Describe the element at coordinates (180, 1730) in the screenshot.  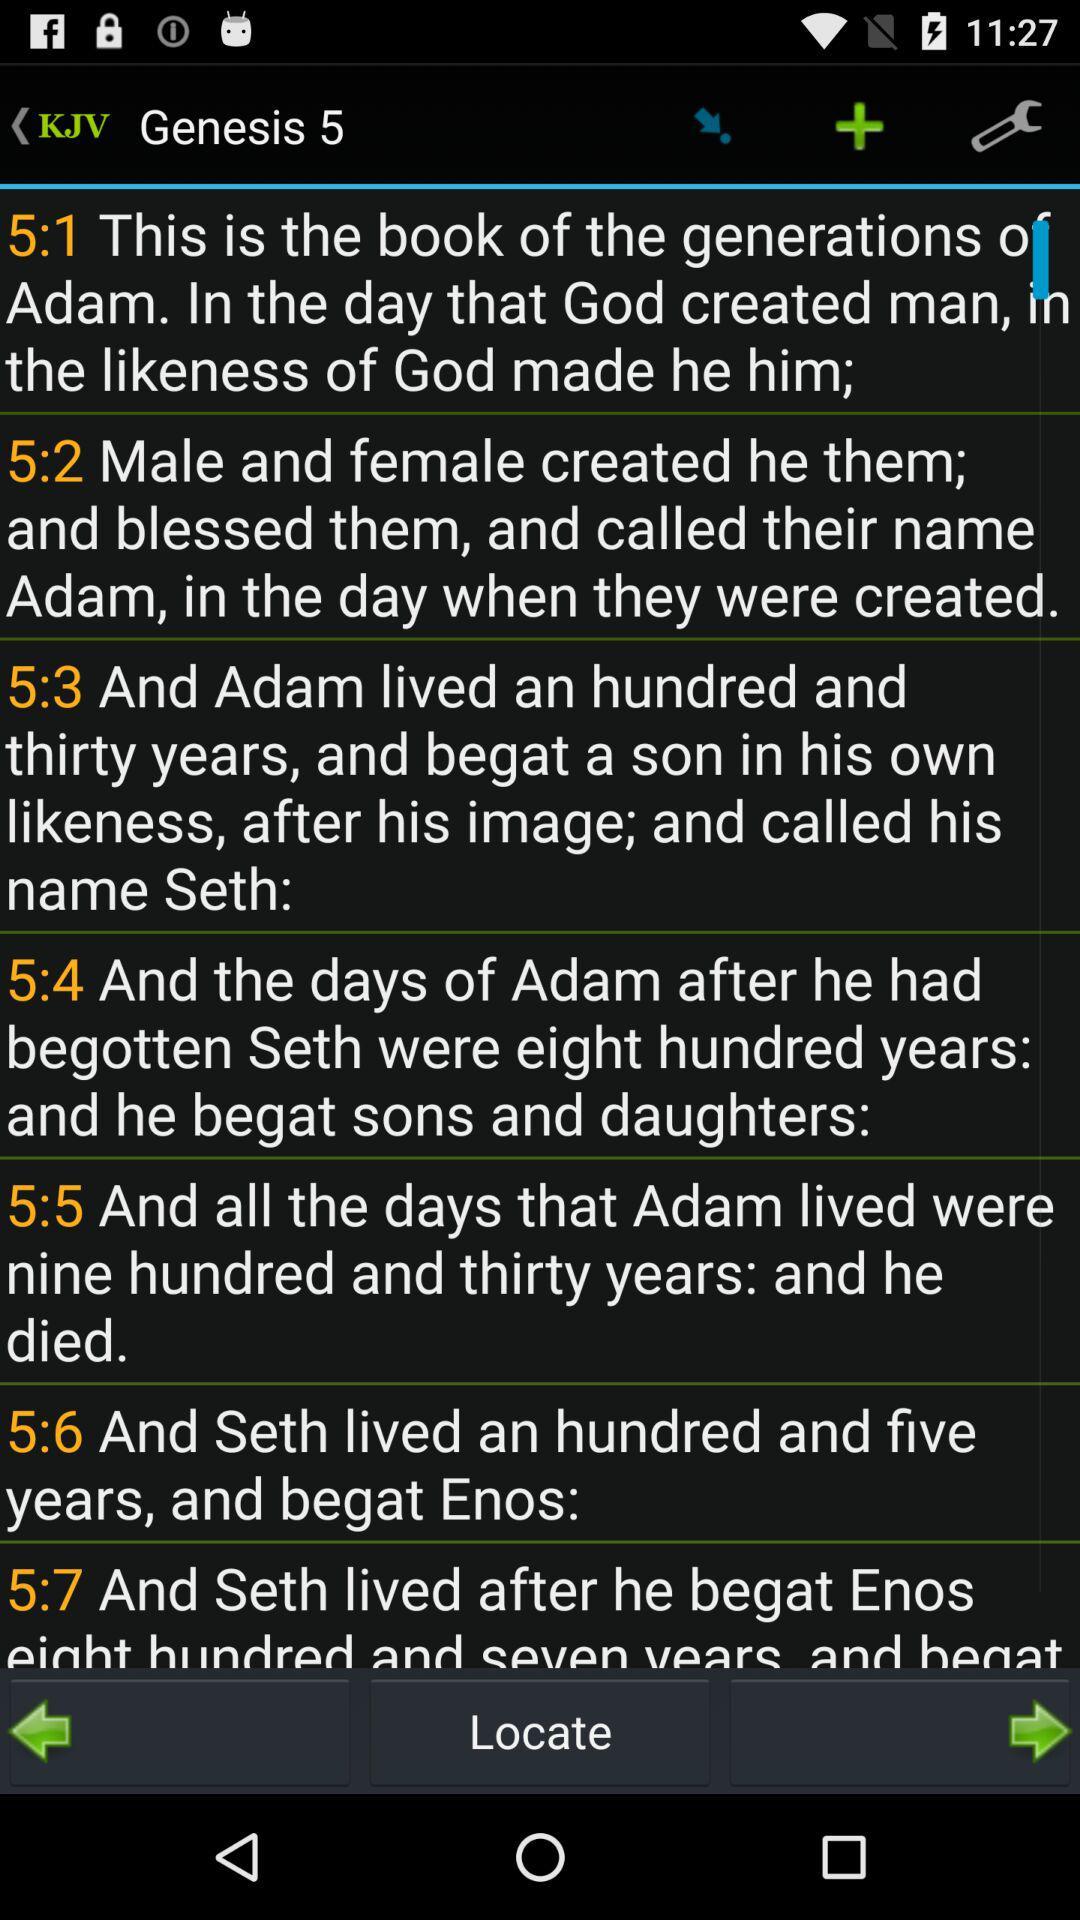
I see `button to the left of locate icon` at that location.